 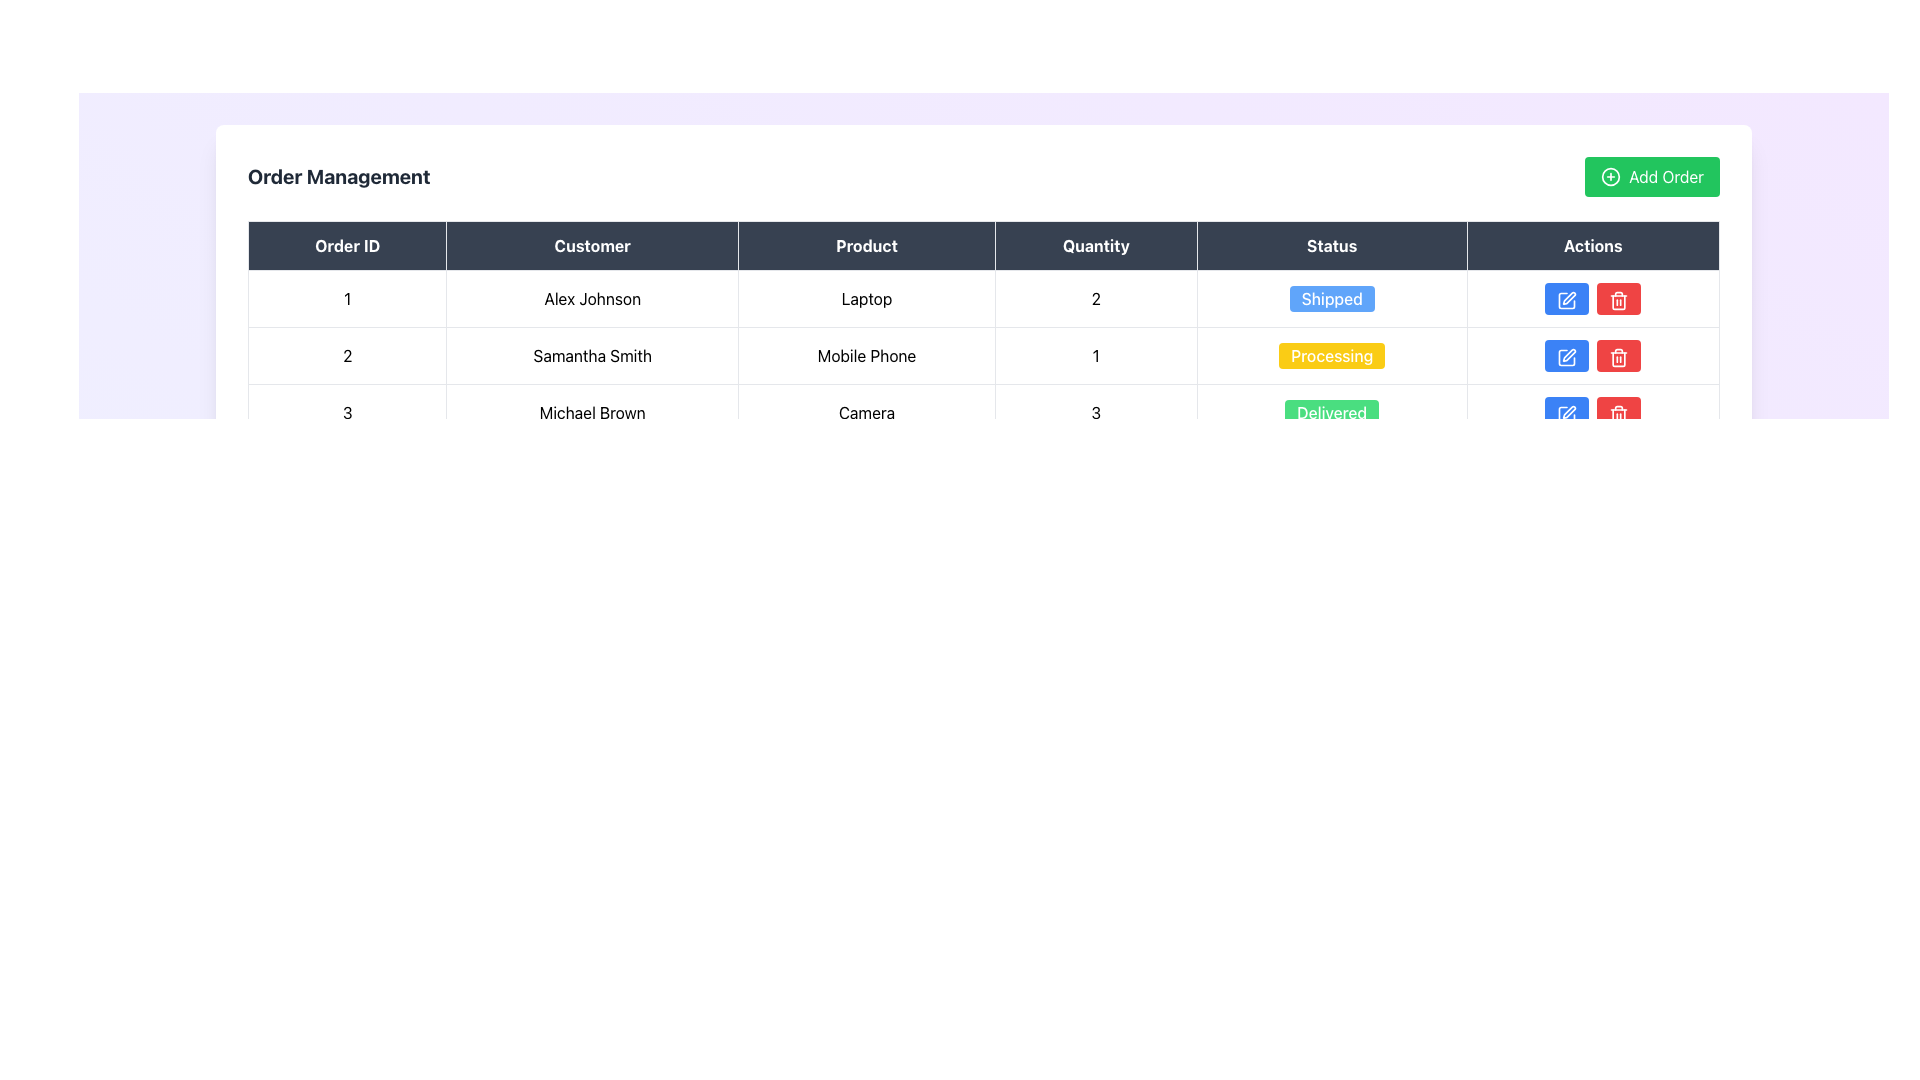 I want to click on the table header cell in the fourth column that indicates quantities of items, positioned between the 'Product' and 'Status' header cells, so click(x=1095, y=245).